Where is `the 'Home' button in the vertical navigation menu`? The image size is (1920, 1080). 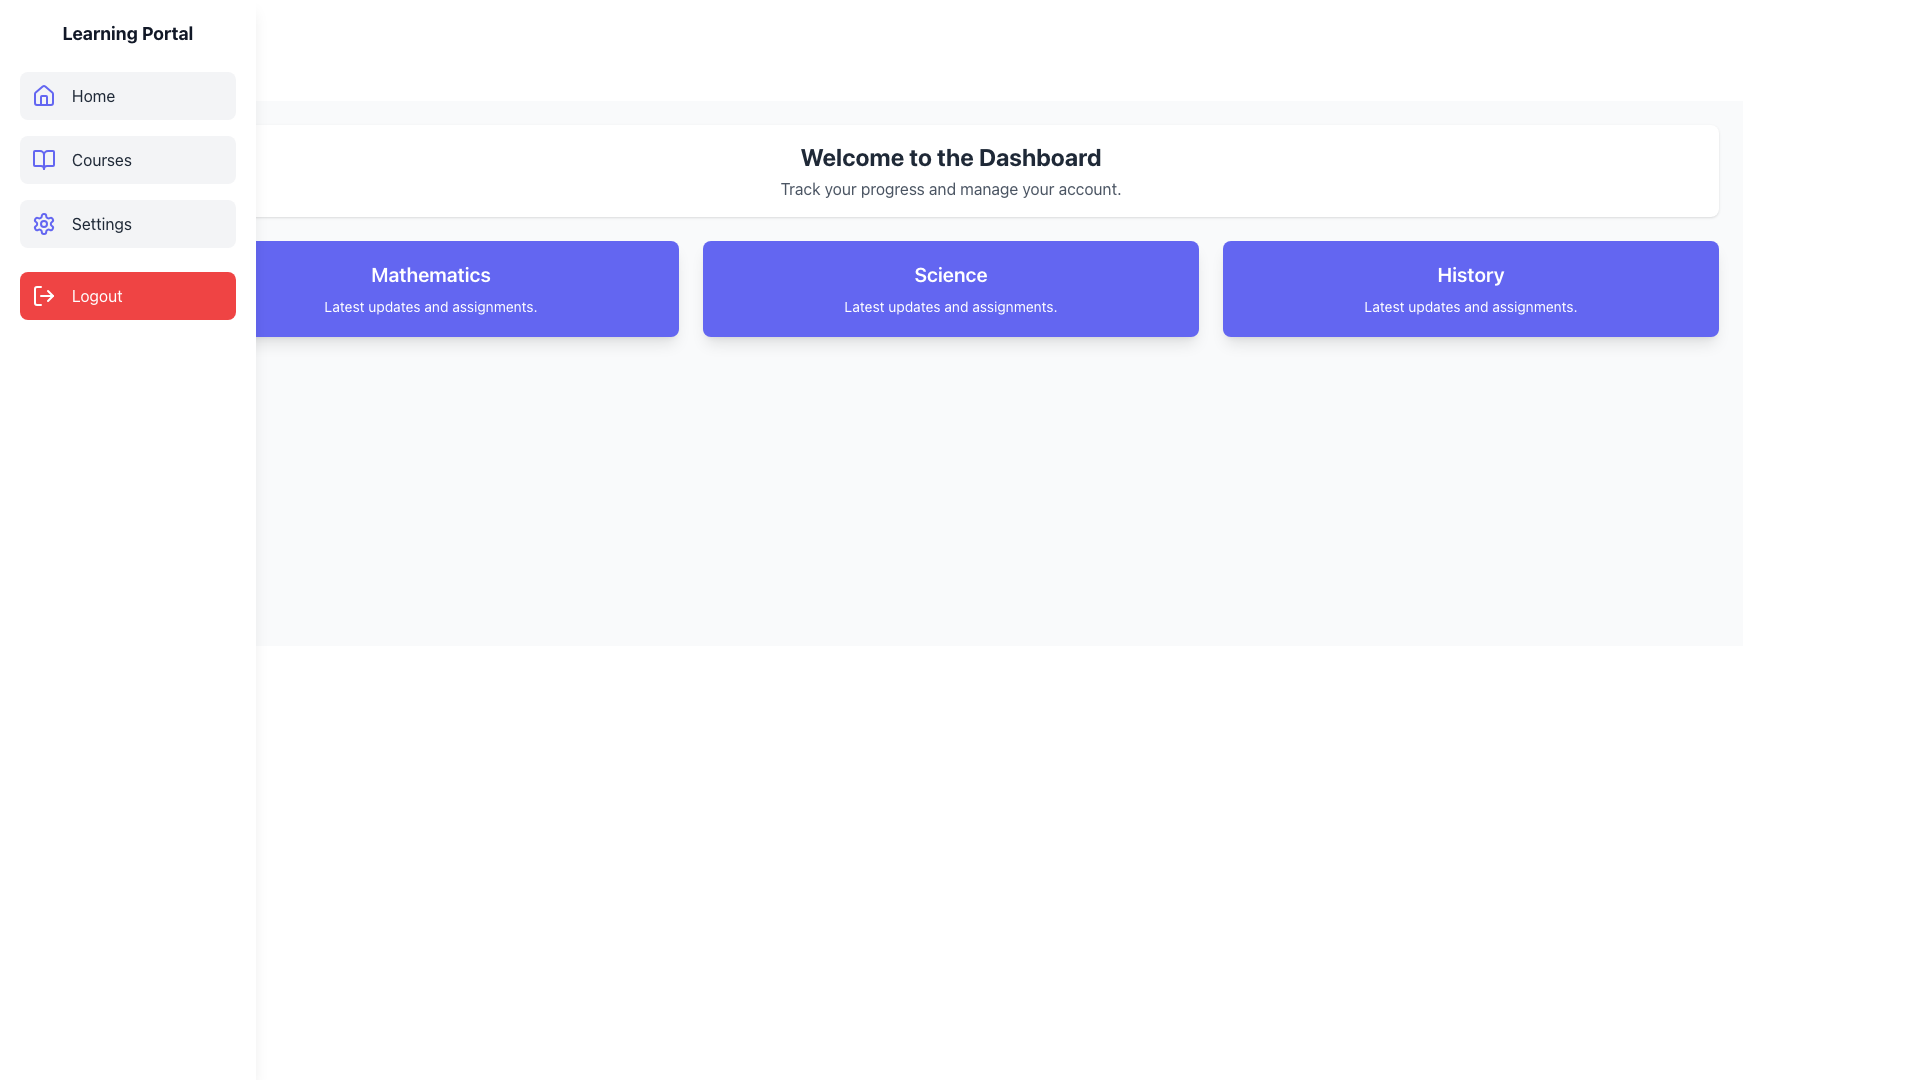
the 'Home' button in the vertical navigation menu is located at coordinates (127, 96).